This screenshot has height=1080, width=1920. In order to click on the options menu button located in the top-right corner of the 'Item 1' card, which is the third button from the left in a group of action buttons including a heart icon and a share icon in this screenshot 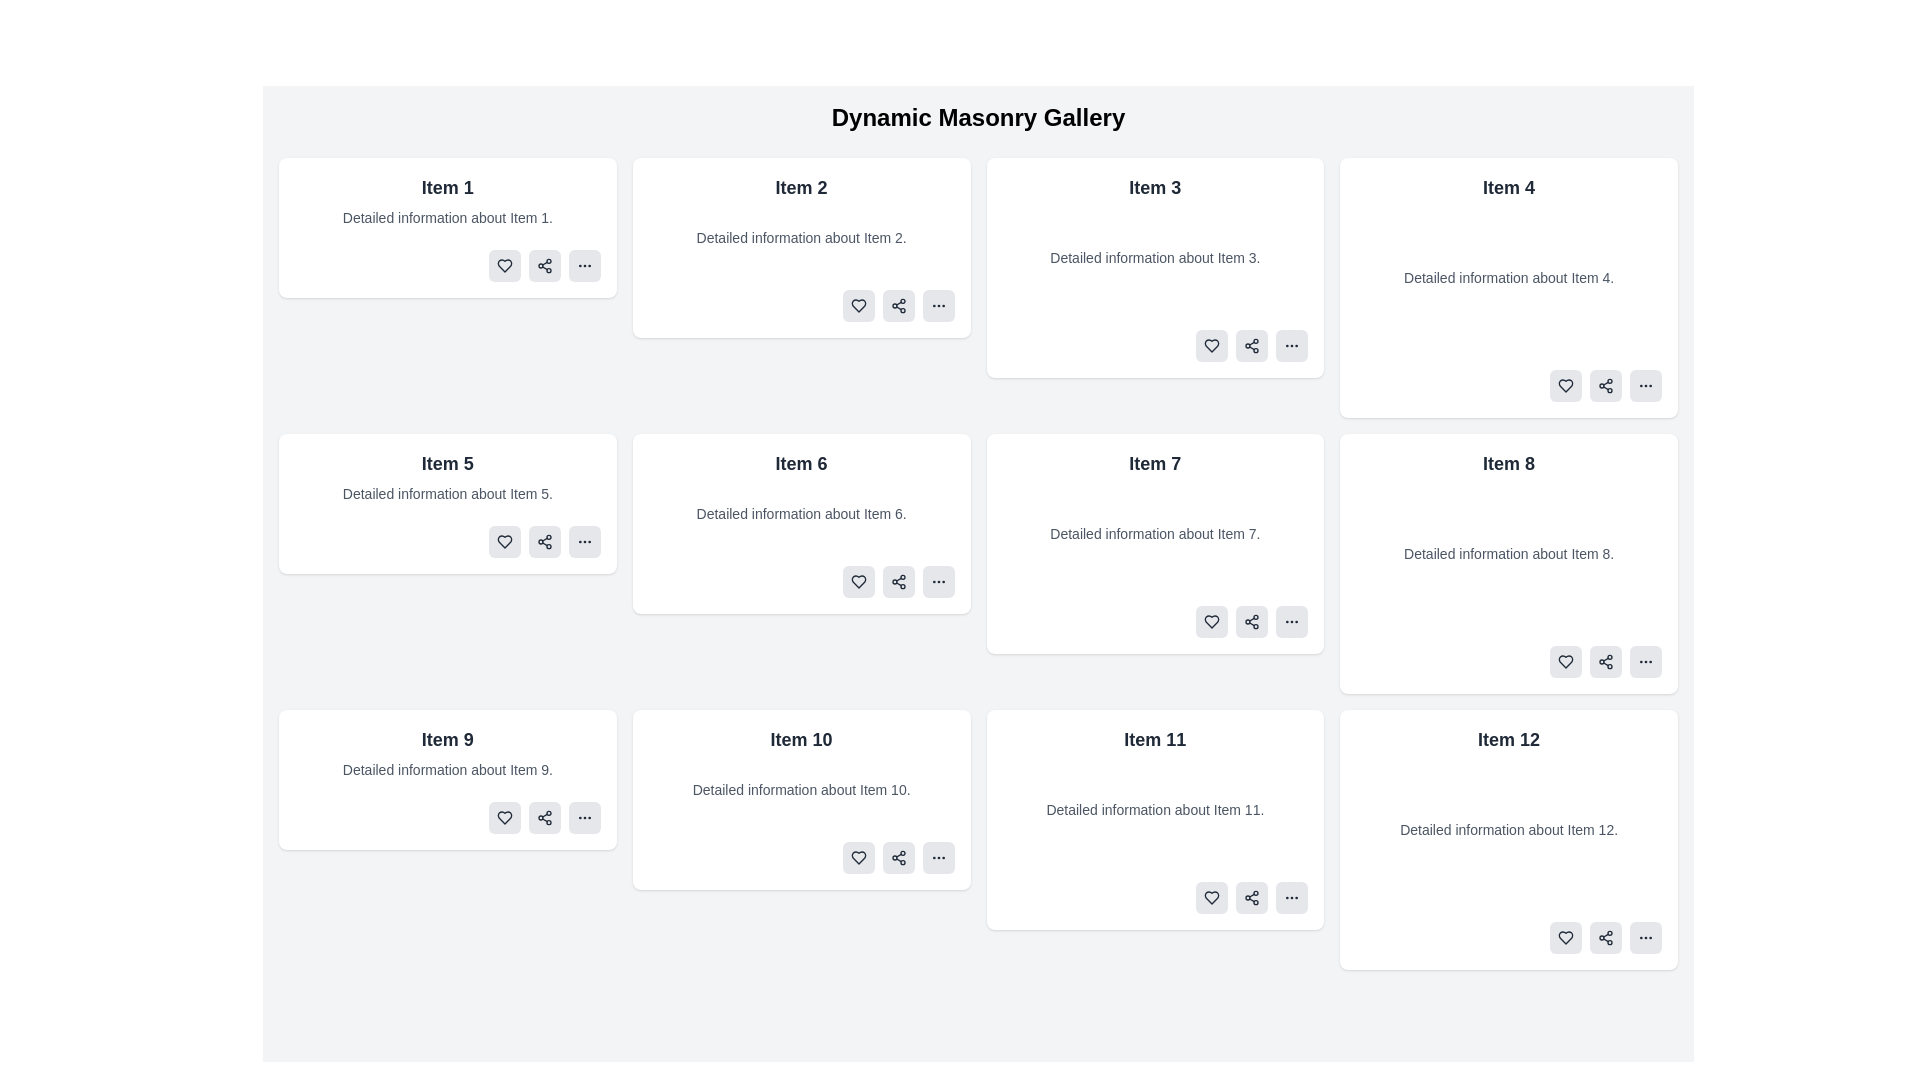, I will do `click(583, 265)`.